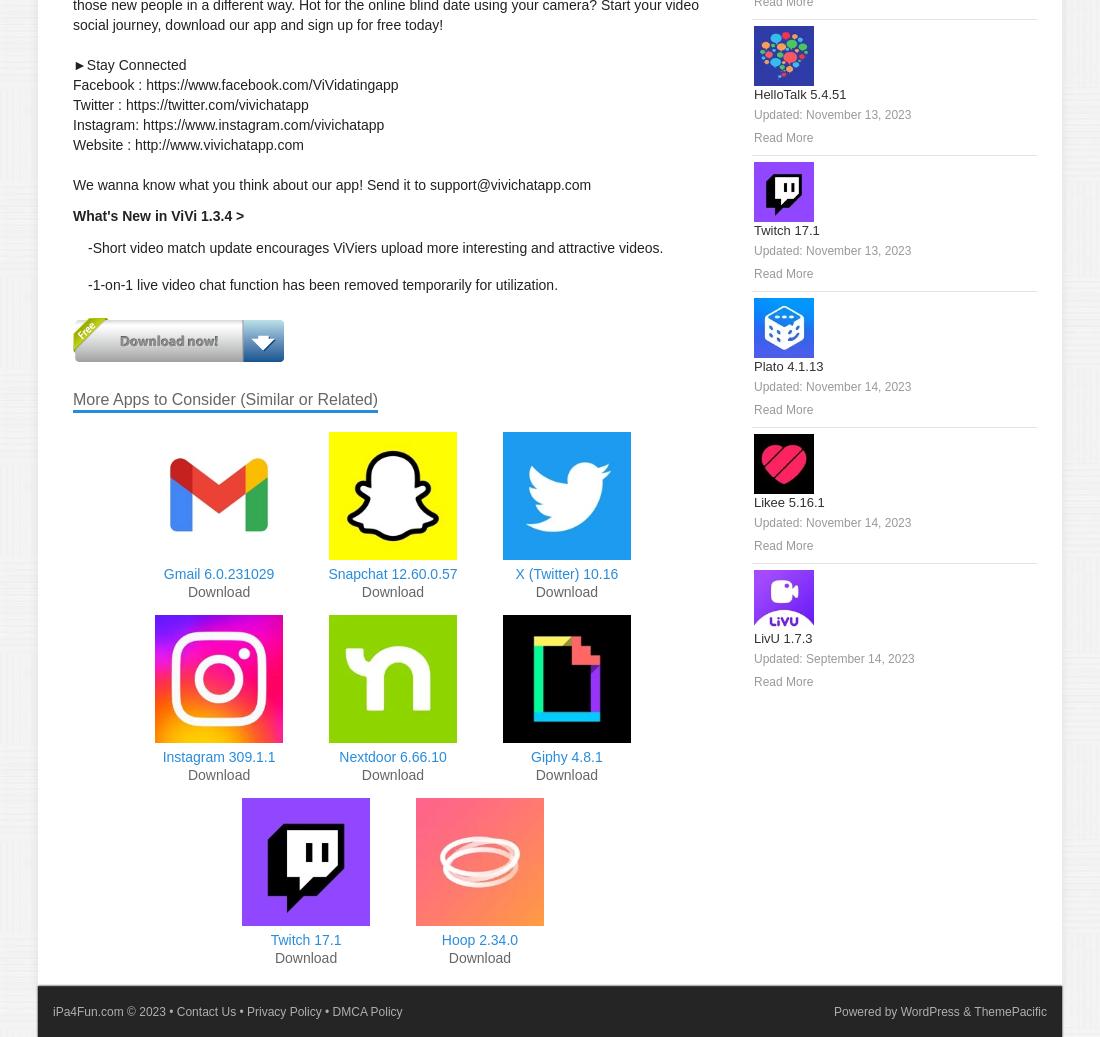  What do you see at coordinates (157, 215) in the screenshot?
I see `'What's New in ViVi 1.3.4 >'` at bounding box center [157, 215].